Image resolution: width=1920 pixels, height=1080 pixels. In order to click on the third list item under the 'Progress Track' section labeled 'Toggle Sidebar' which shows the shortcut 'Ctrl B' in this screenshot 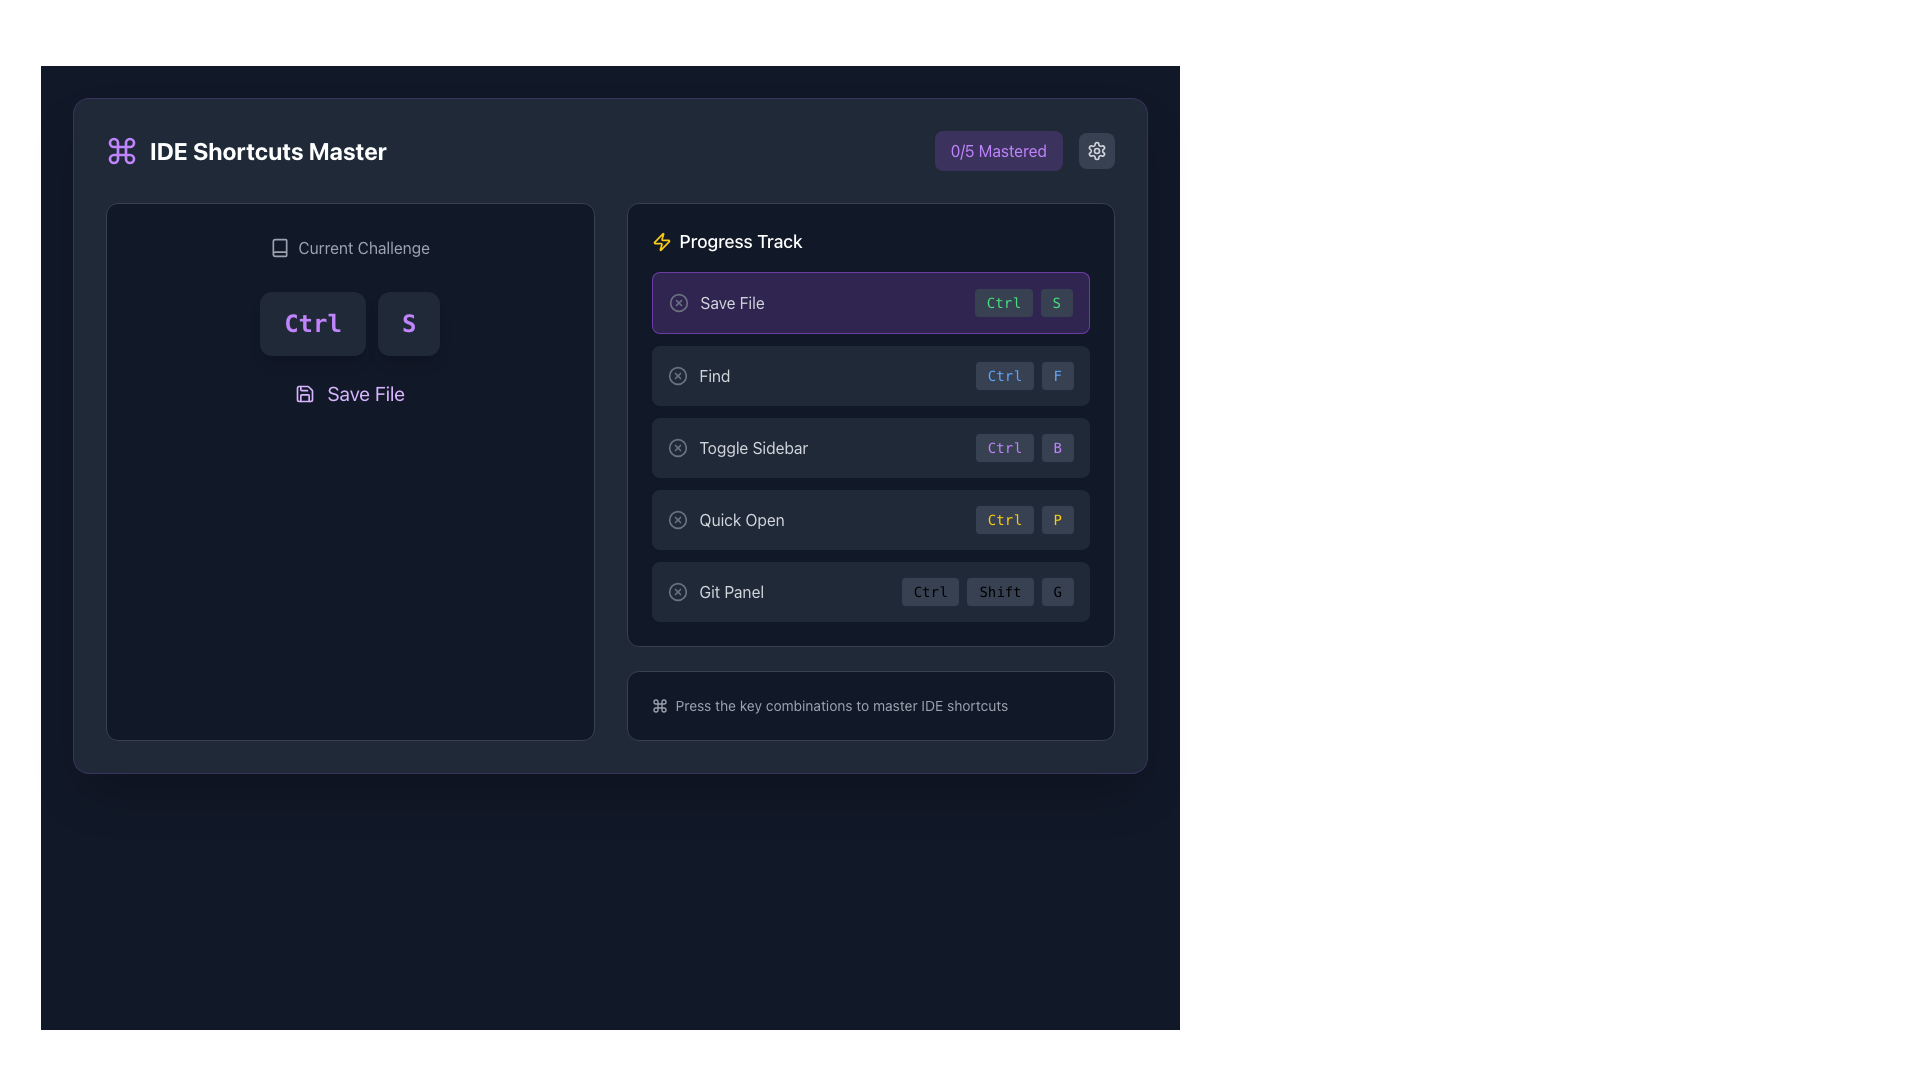, I will do `click(870, 423)`.